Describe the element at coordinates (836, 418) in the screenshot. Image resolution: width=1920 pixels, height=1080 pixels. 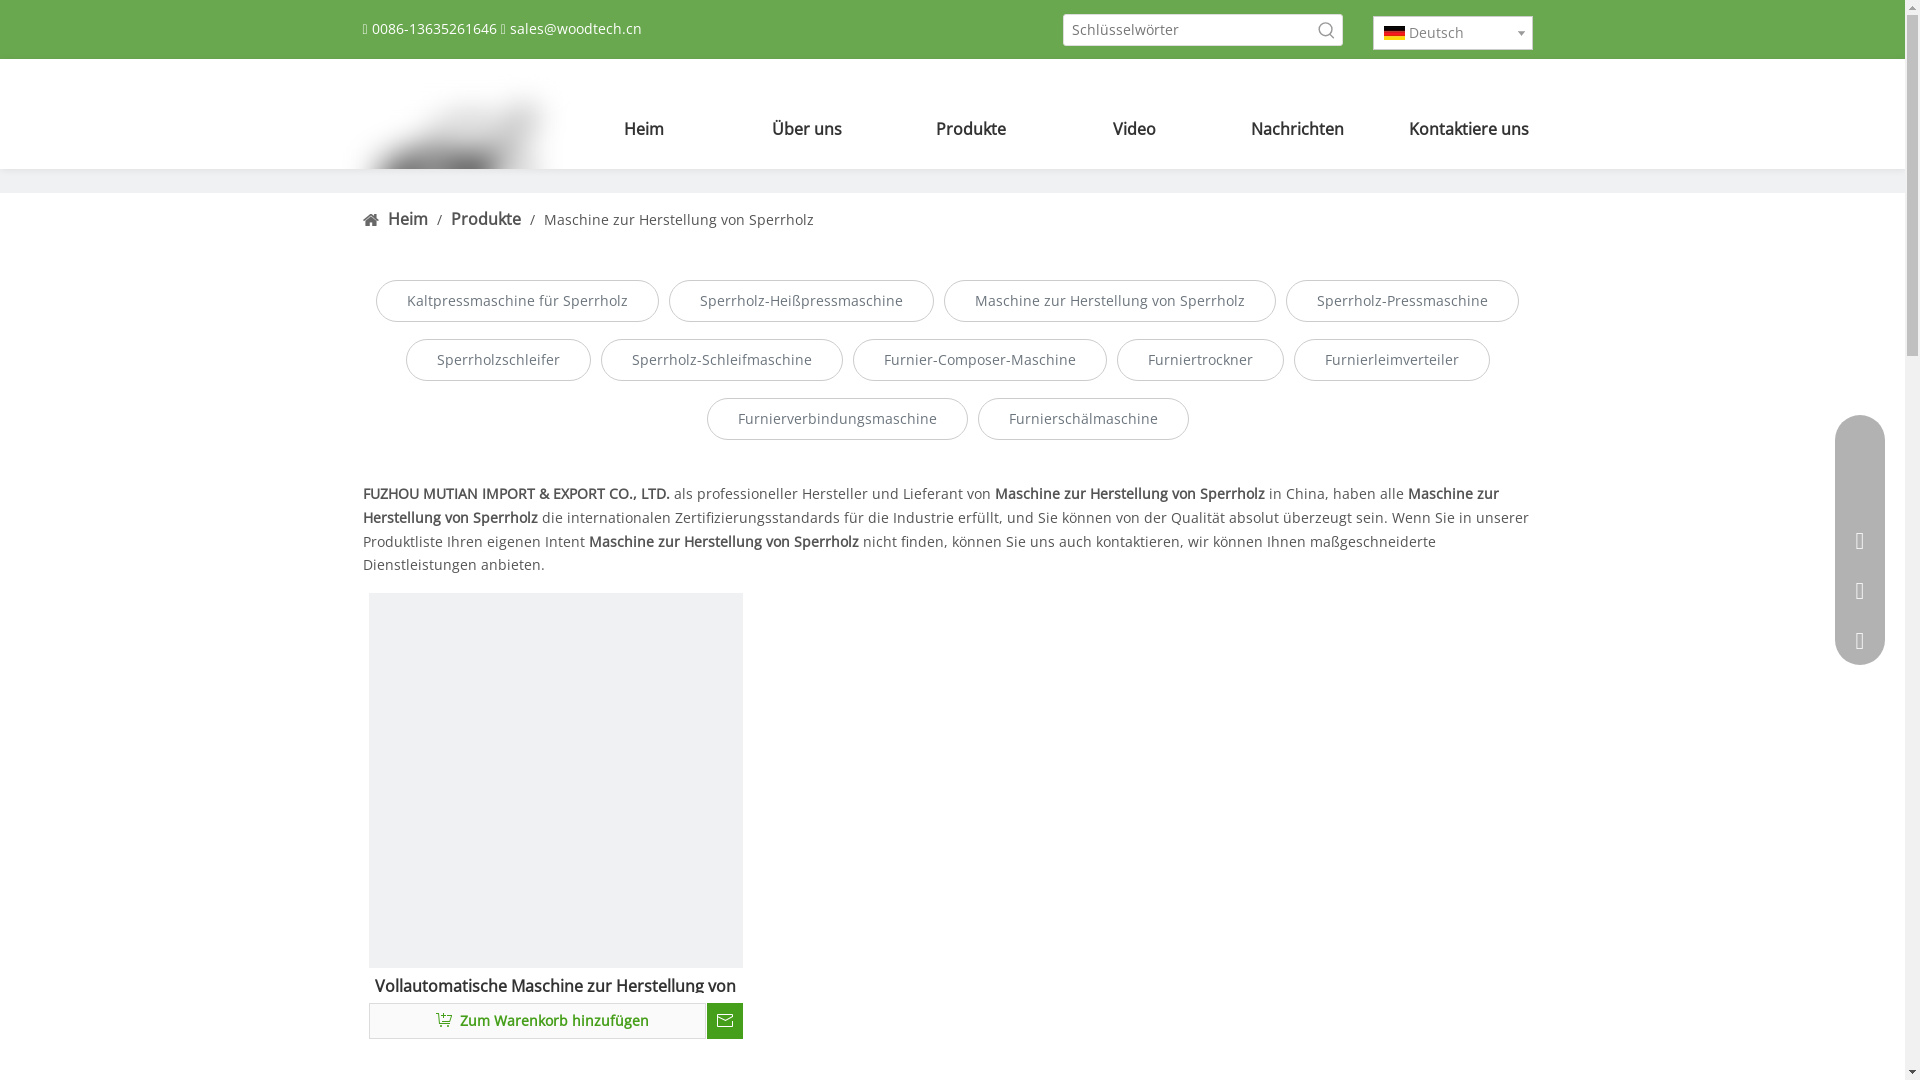
I see `'Furnierverbindungsmaschine'` at that location.